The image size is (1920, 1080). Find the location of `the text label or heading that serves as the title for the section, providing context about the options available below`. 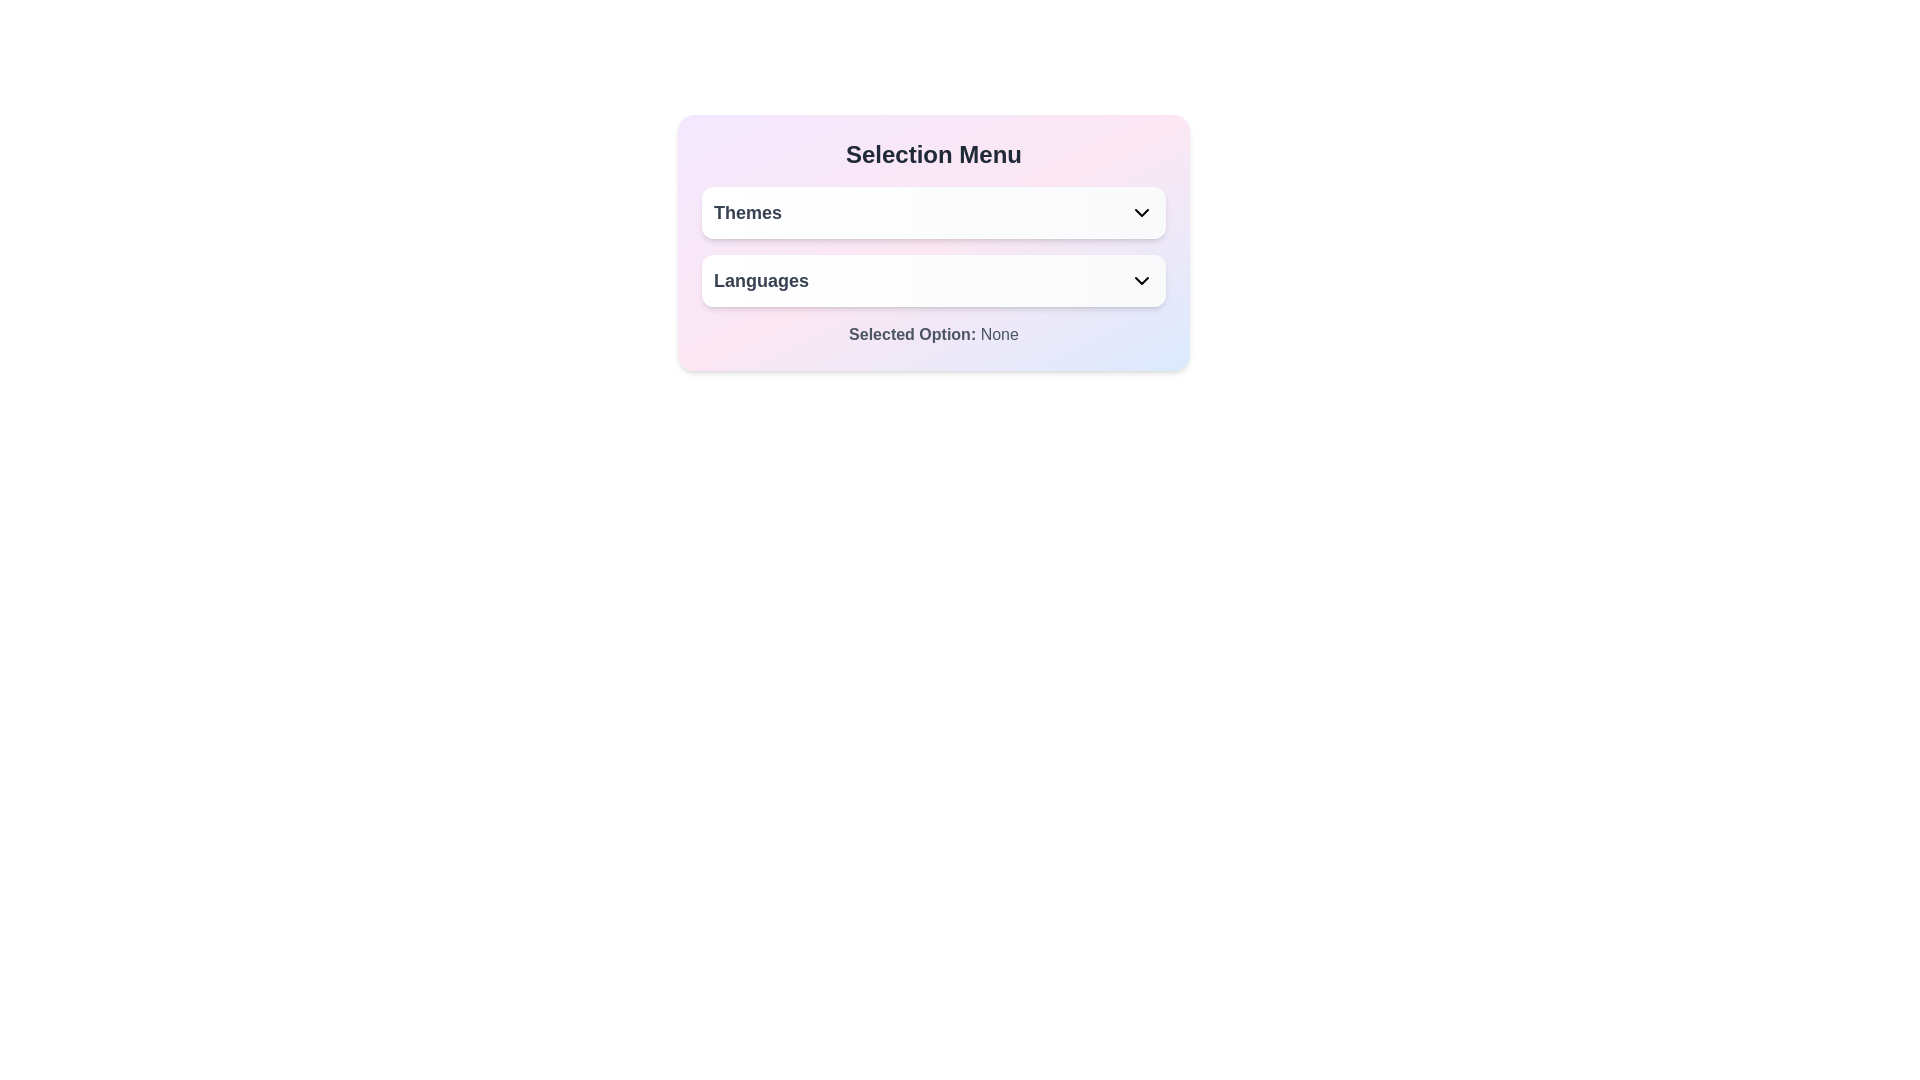

the text label or heading that serves as the title for the section, providing context about the options available below is located at coordinates (933, 153).